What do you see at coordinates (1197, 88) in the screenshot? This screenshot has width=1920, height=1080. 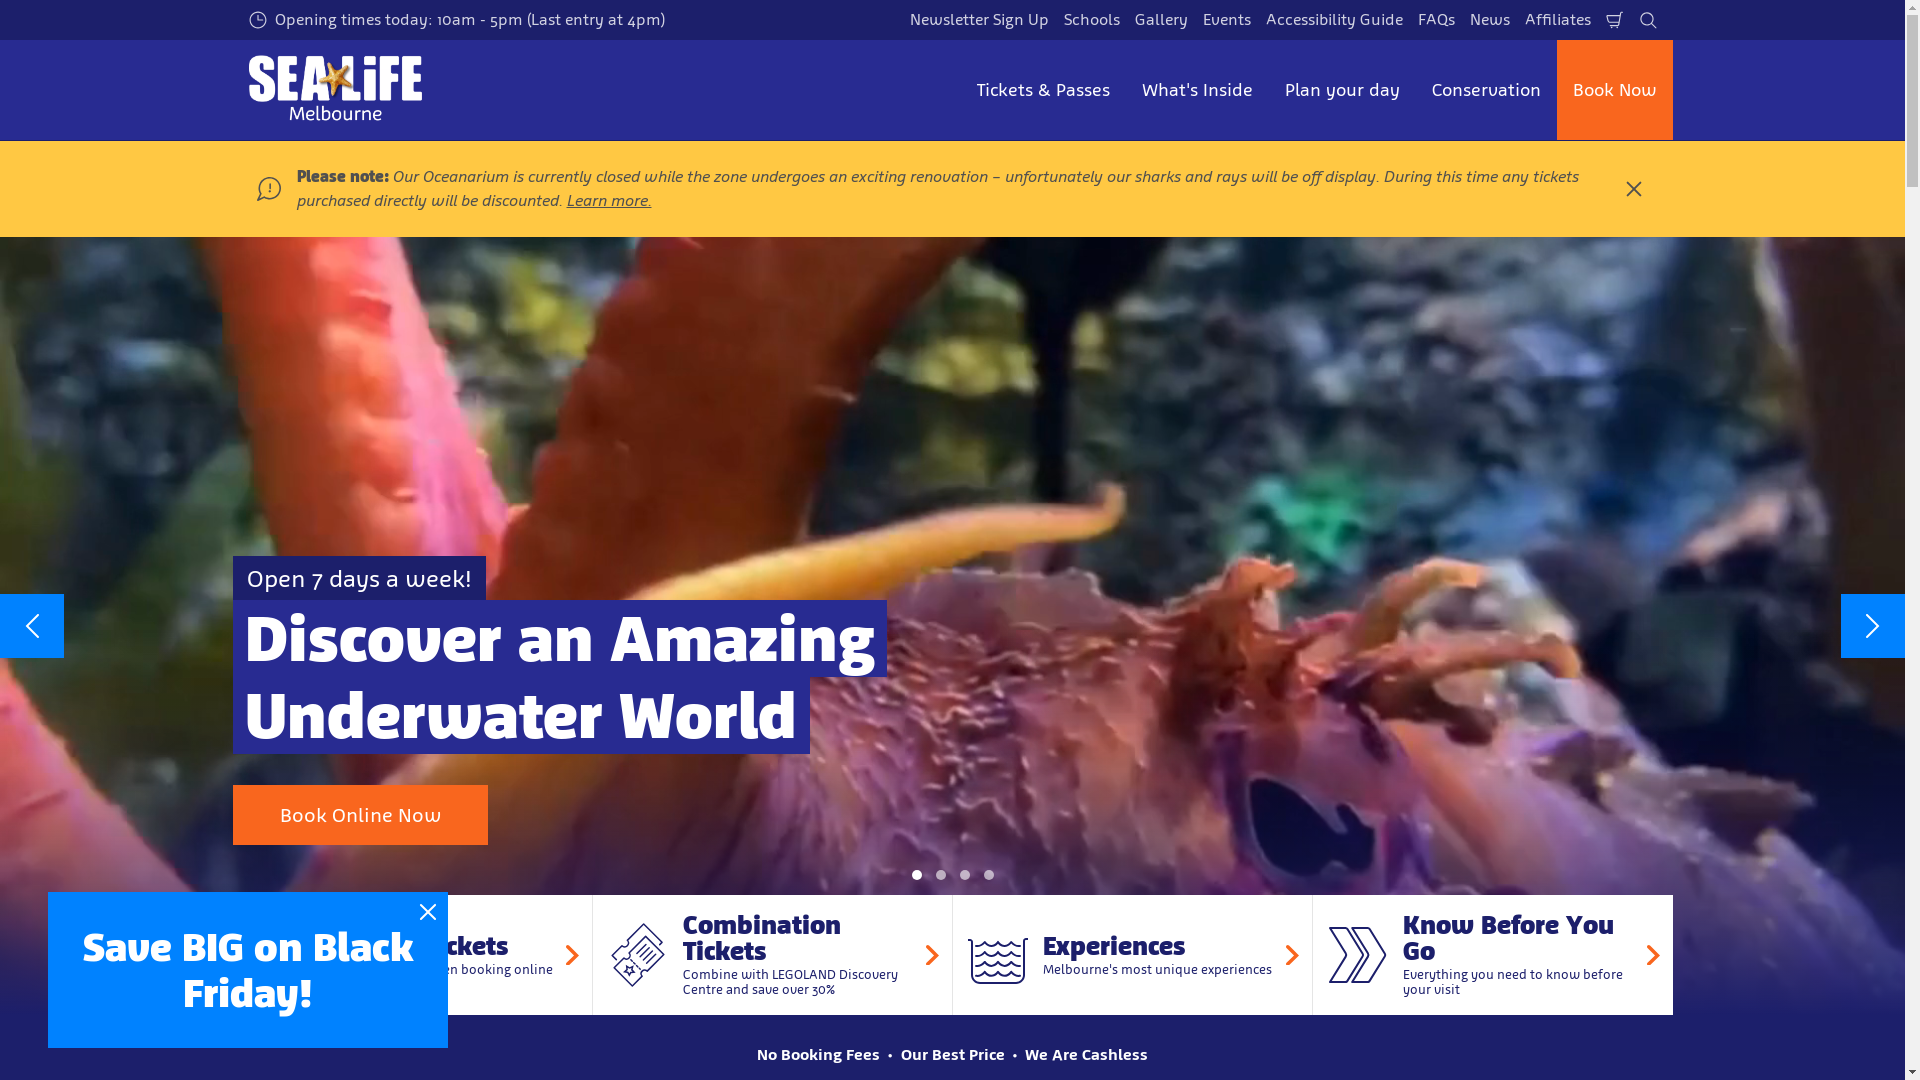 I see `'What's Inside'` at bounding box center [1197, 88].